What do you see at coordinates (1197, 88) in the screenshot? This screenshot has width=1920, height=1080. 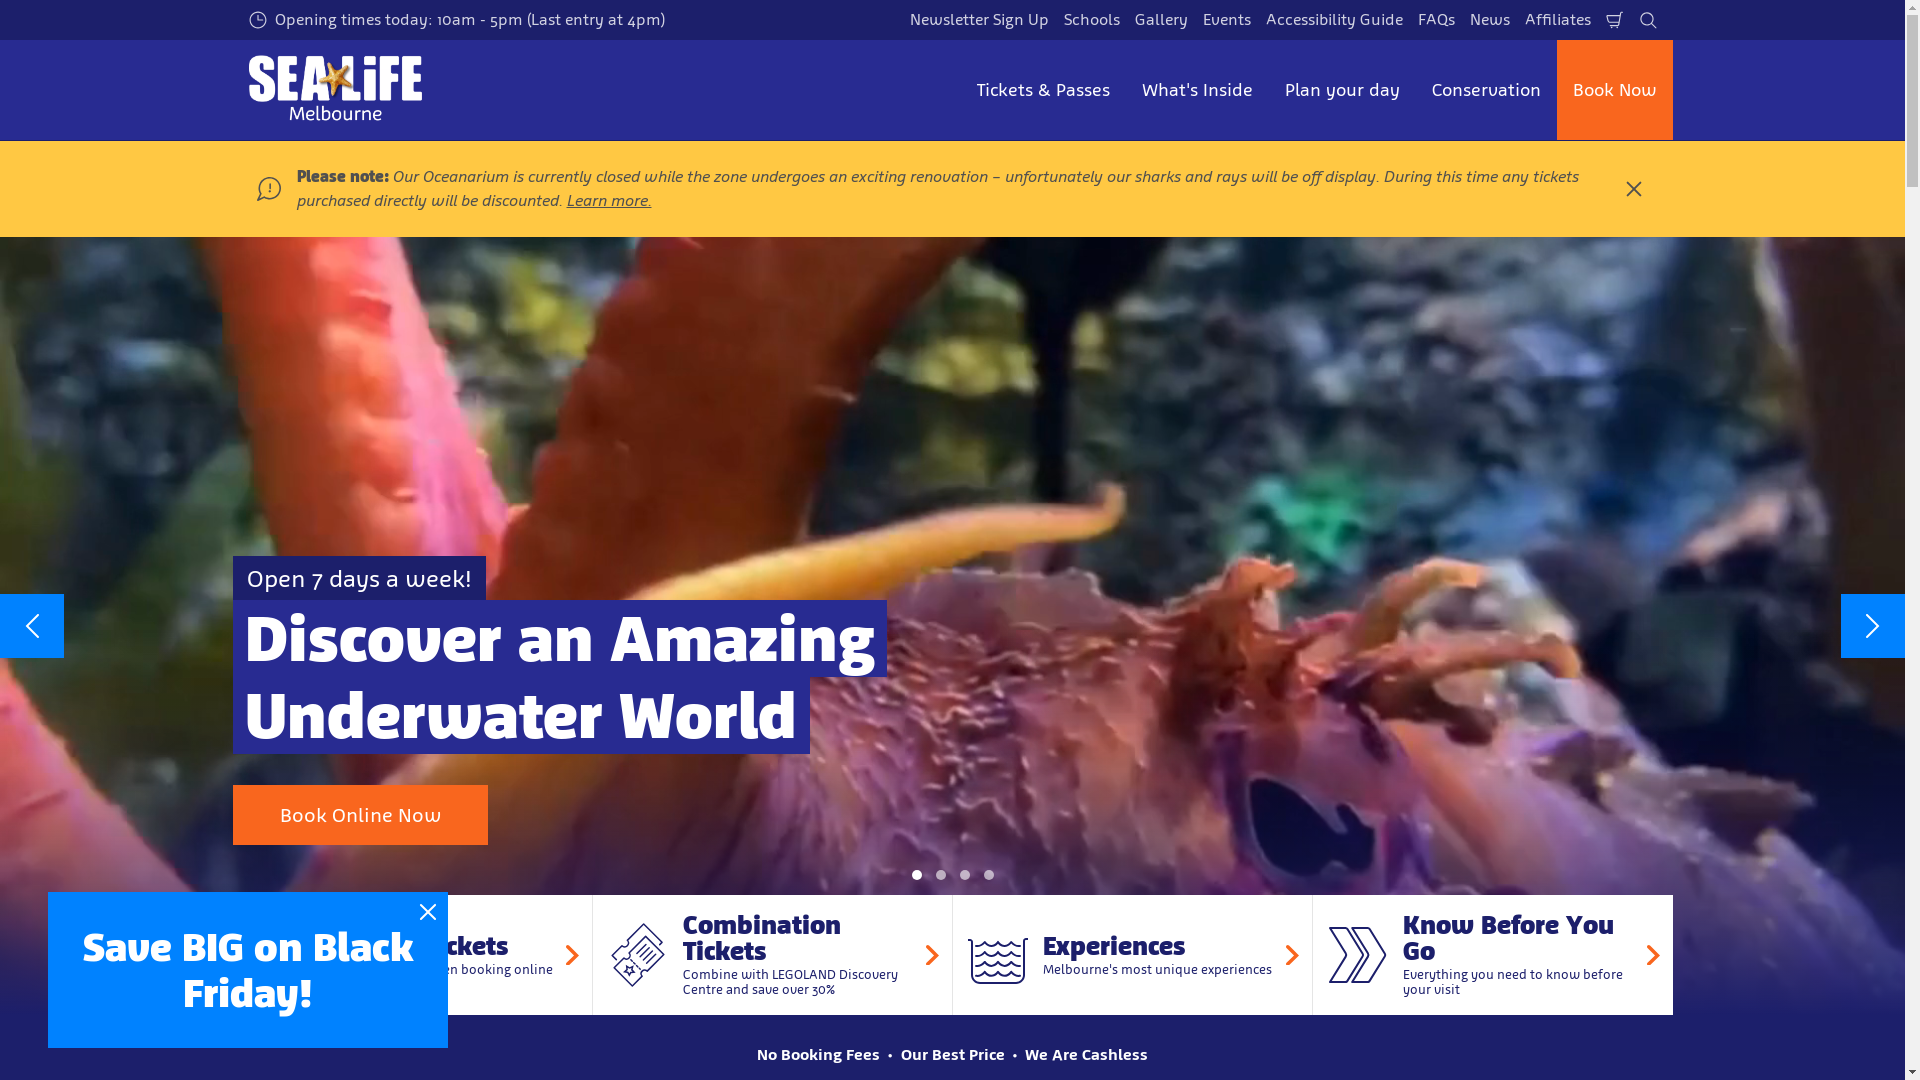 I see `'What's Inside'` at bounding box center [1197, 88].